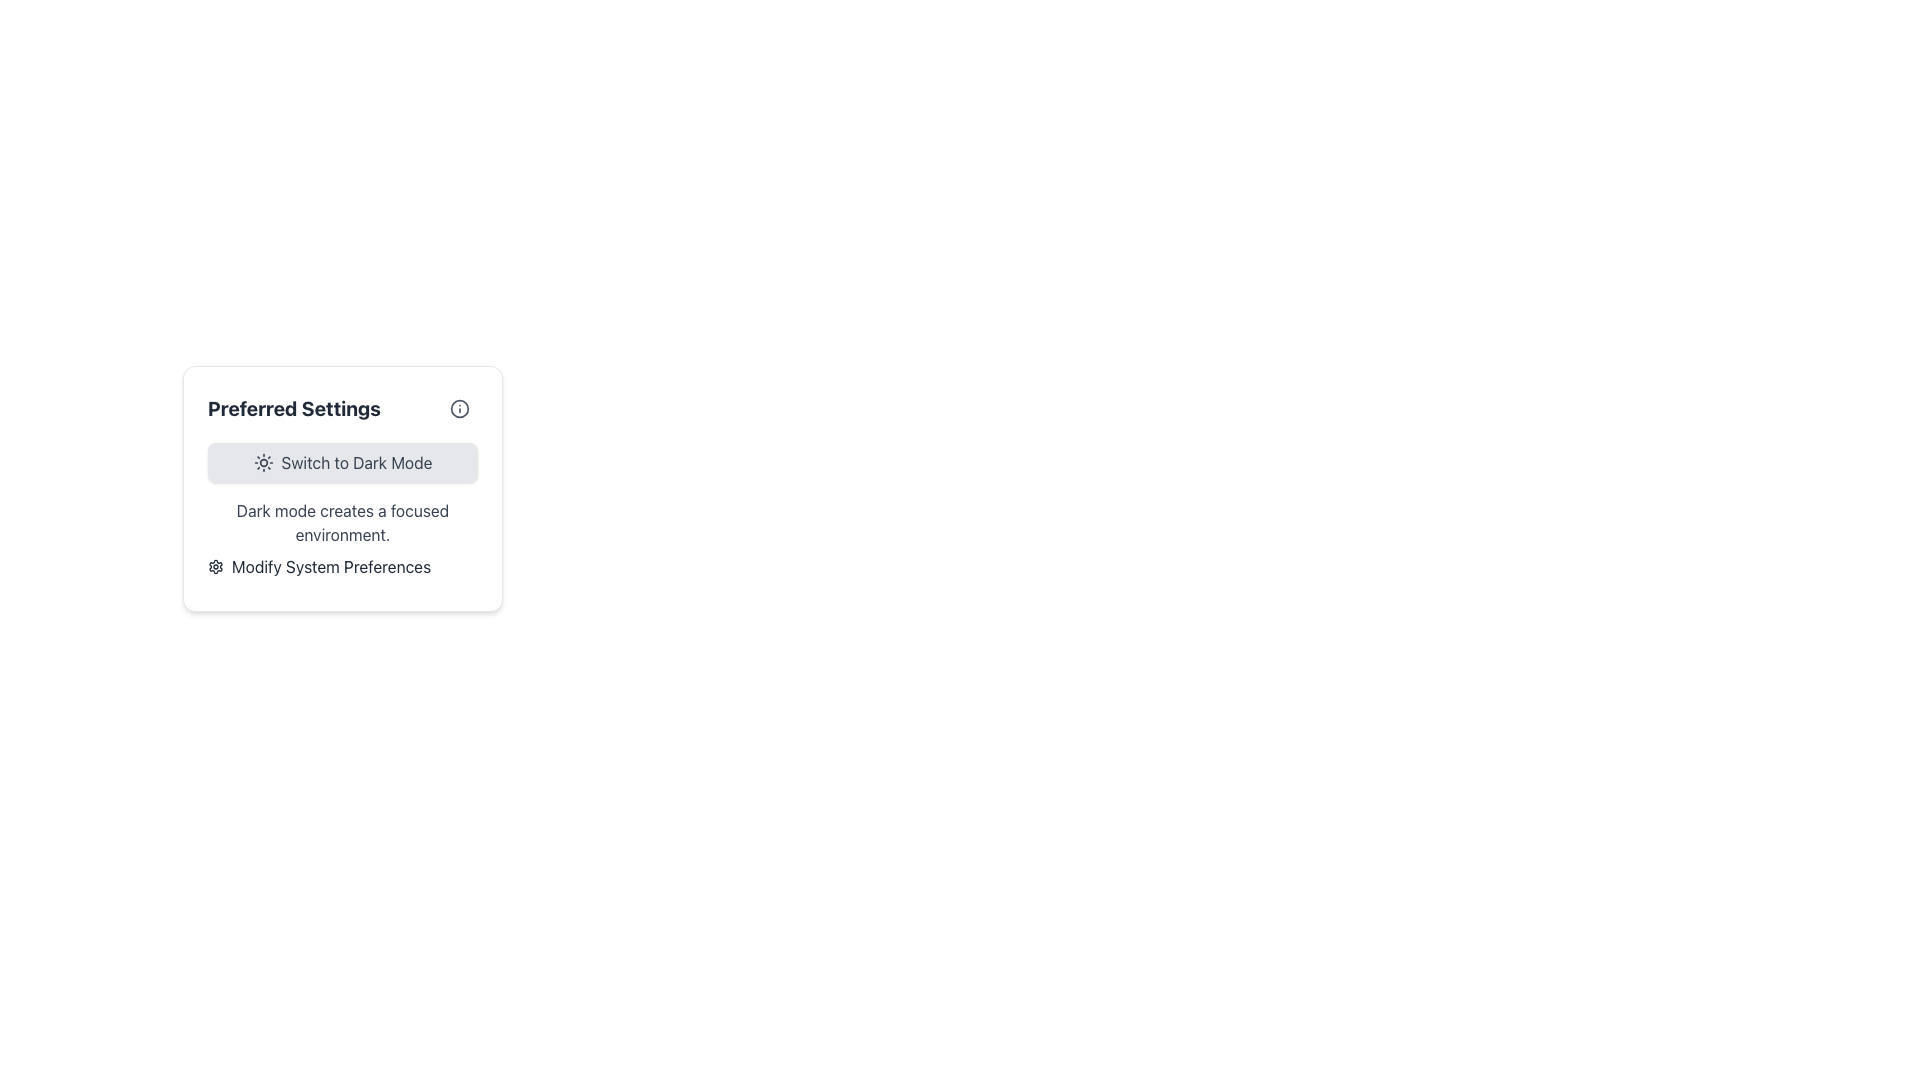 This screenshot has width=1920, height=1080. What do you see at coordinates (342, 522) in the screenshot?
I see `text from the label displaying 'Dark mode creates a focused environment.' which is styled with dark gray text on a light background, located in the center of a card component` at bounding box center [342, 522].